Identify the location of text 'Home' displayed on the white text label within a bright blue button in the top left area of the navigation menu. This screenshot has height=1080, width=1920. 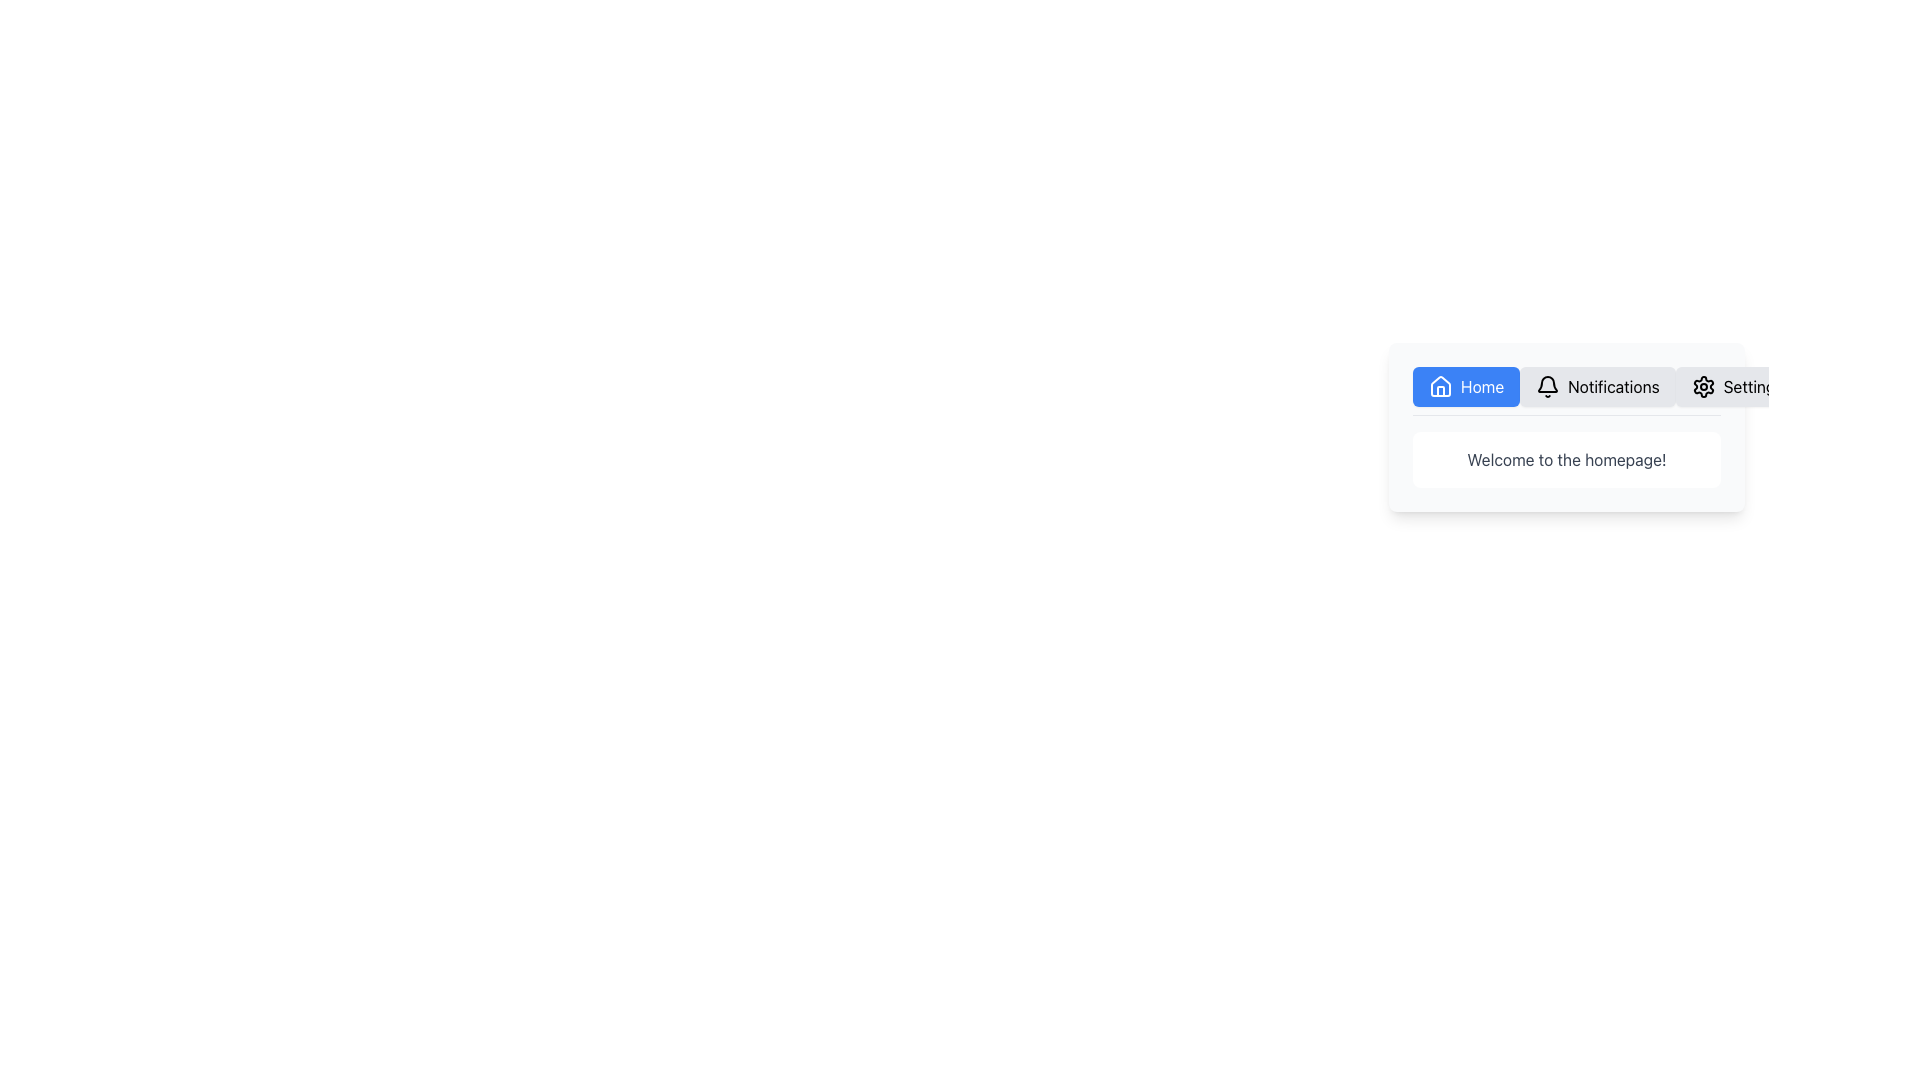
(1482, 386).